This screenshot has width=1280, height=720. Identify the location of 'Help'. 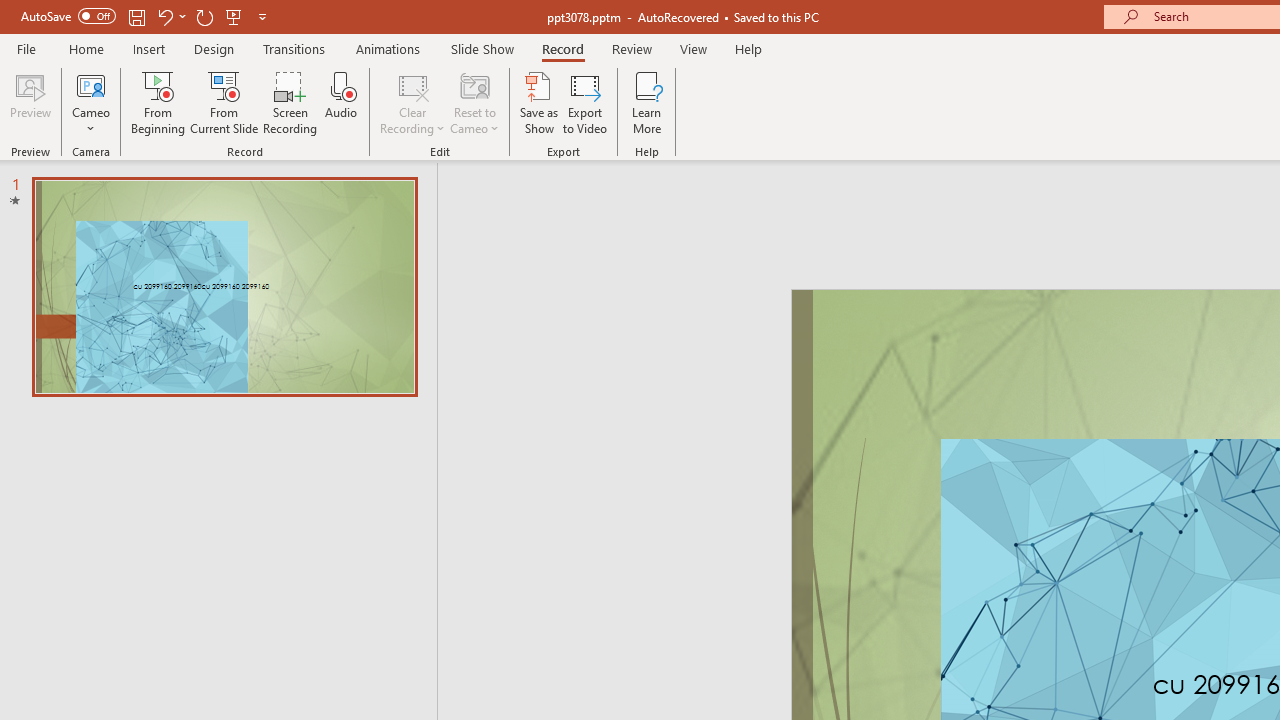
(747, 48).